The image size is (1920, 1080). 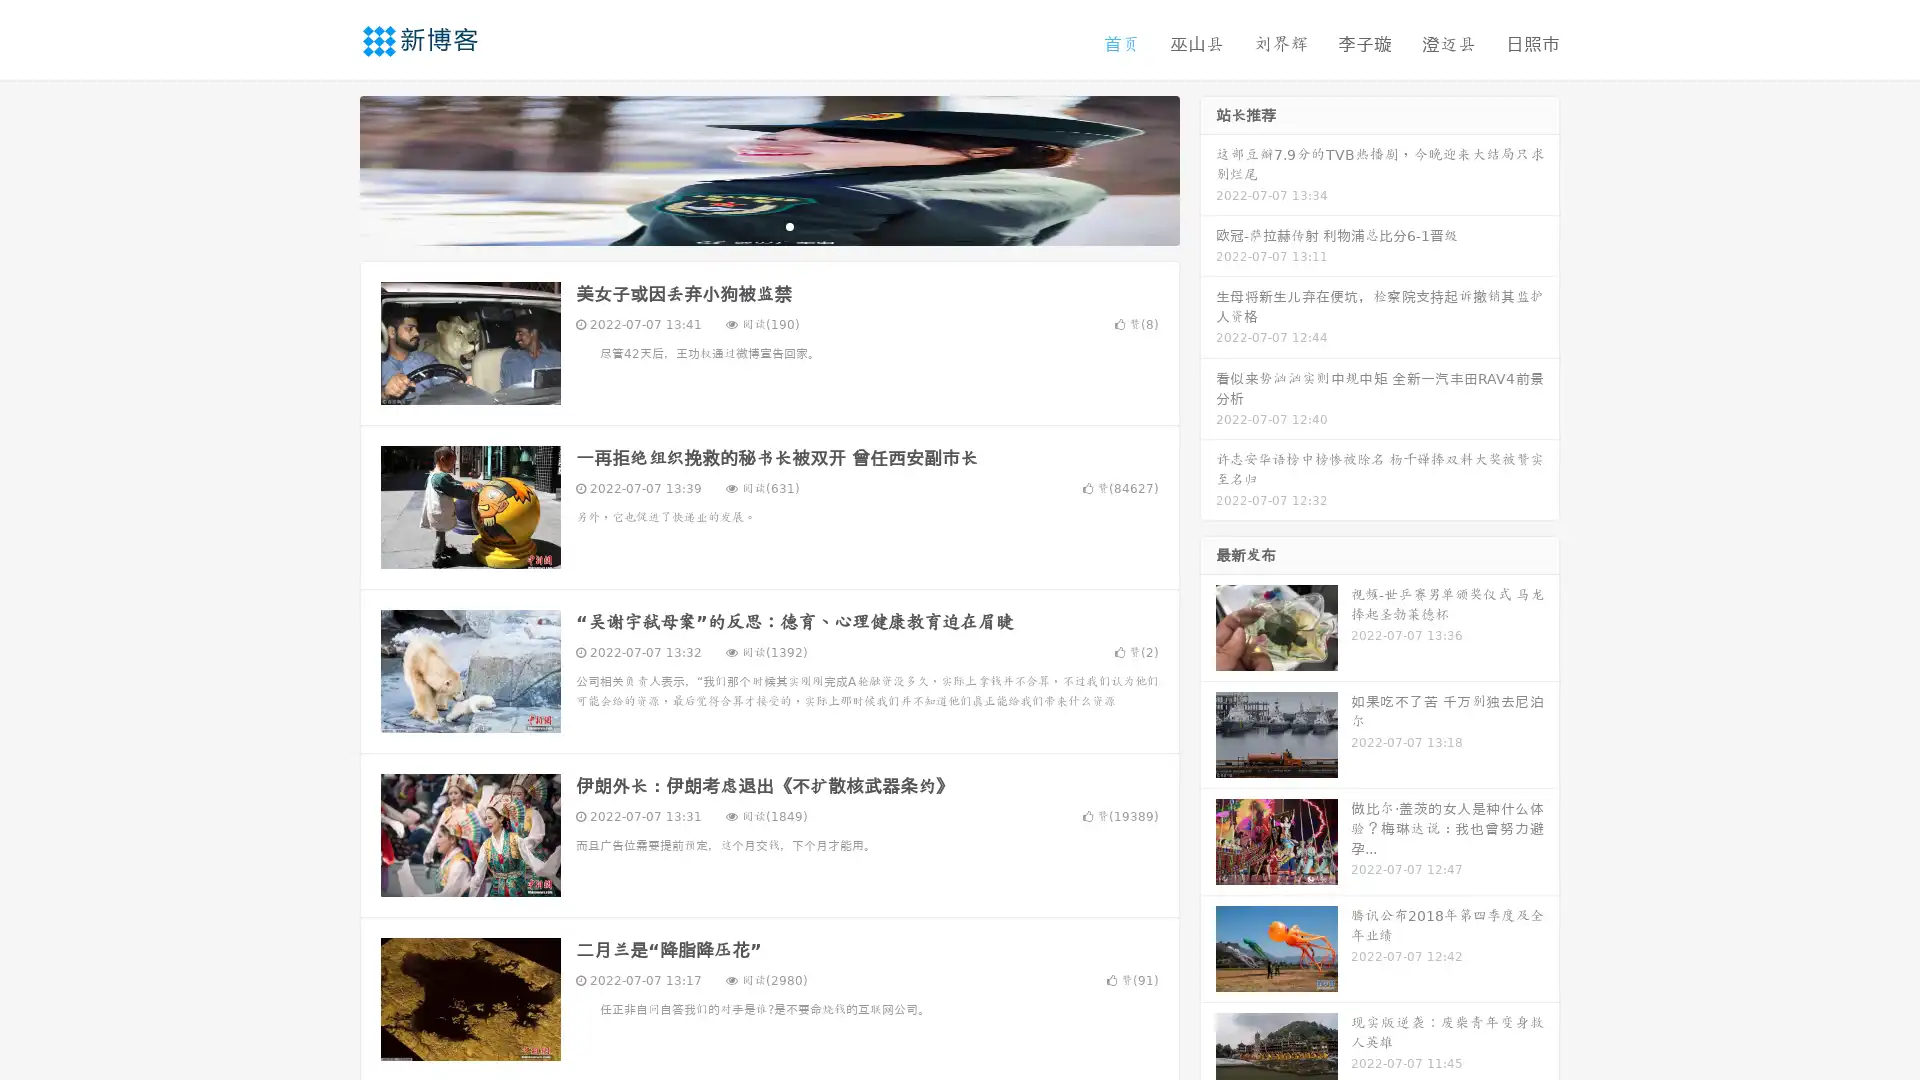 I want to click on Go to slide 1, so click(x=748, y=225).